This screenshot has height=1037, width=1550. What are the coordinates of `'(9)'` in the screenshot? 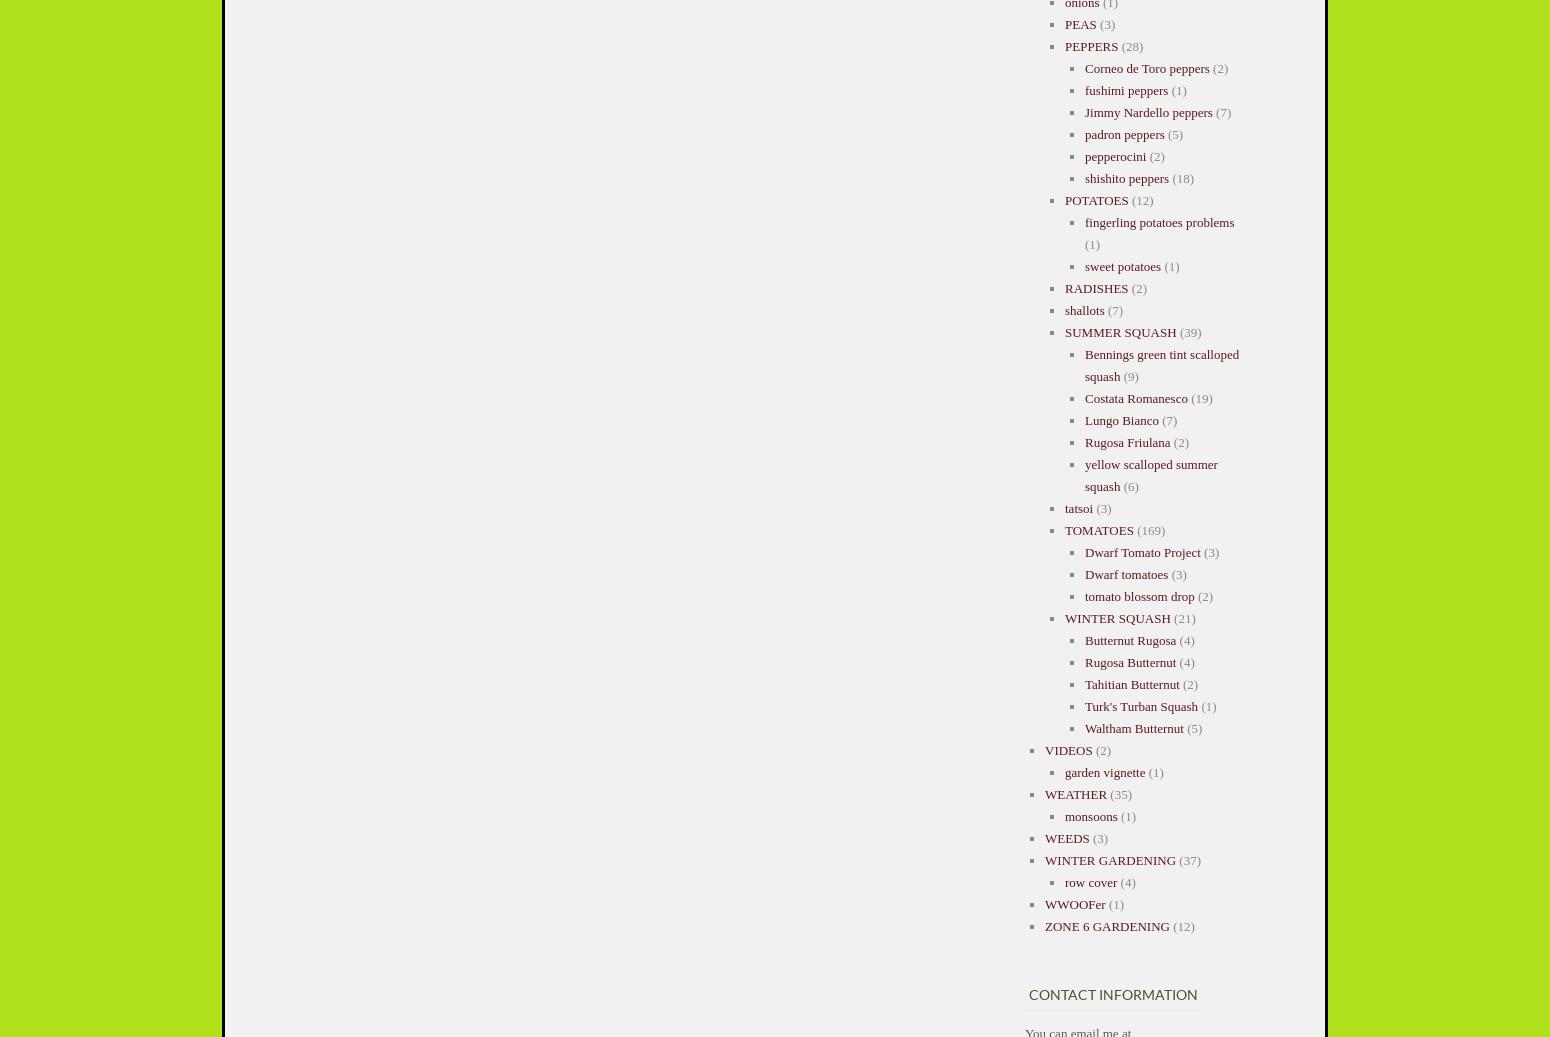 It's located at (1128, 375).